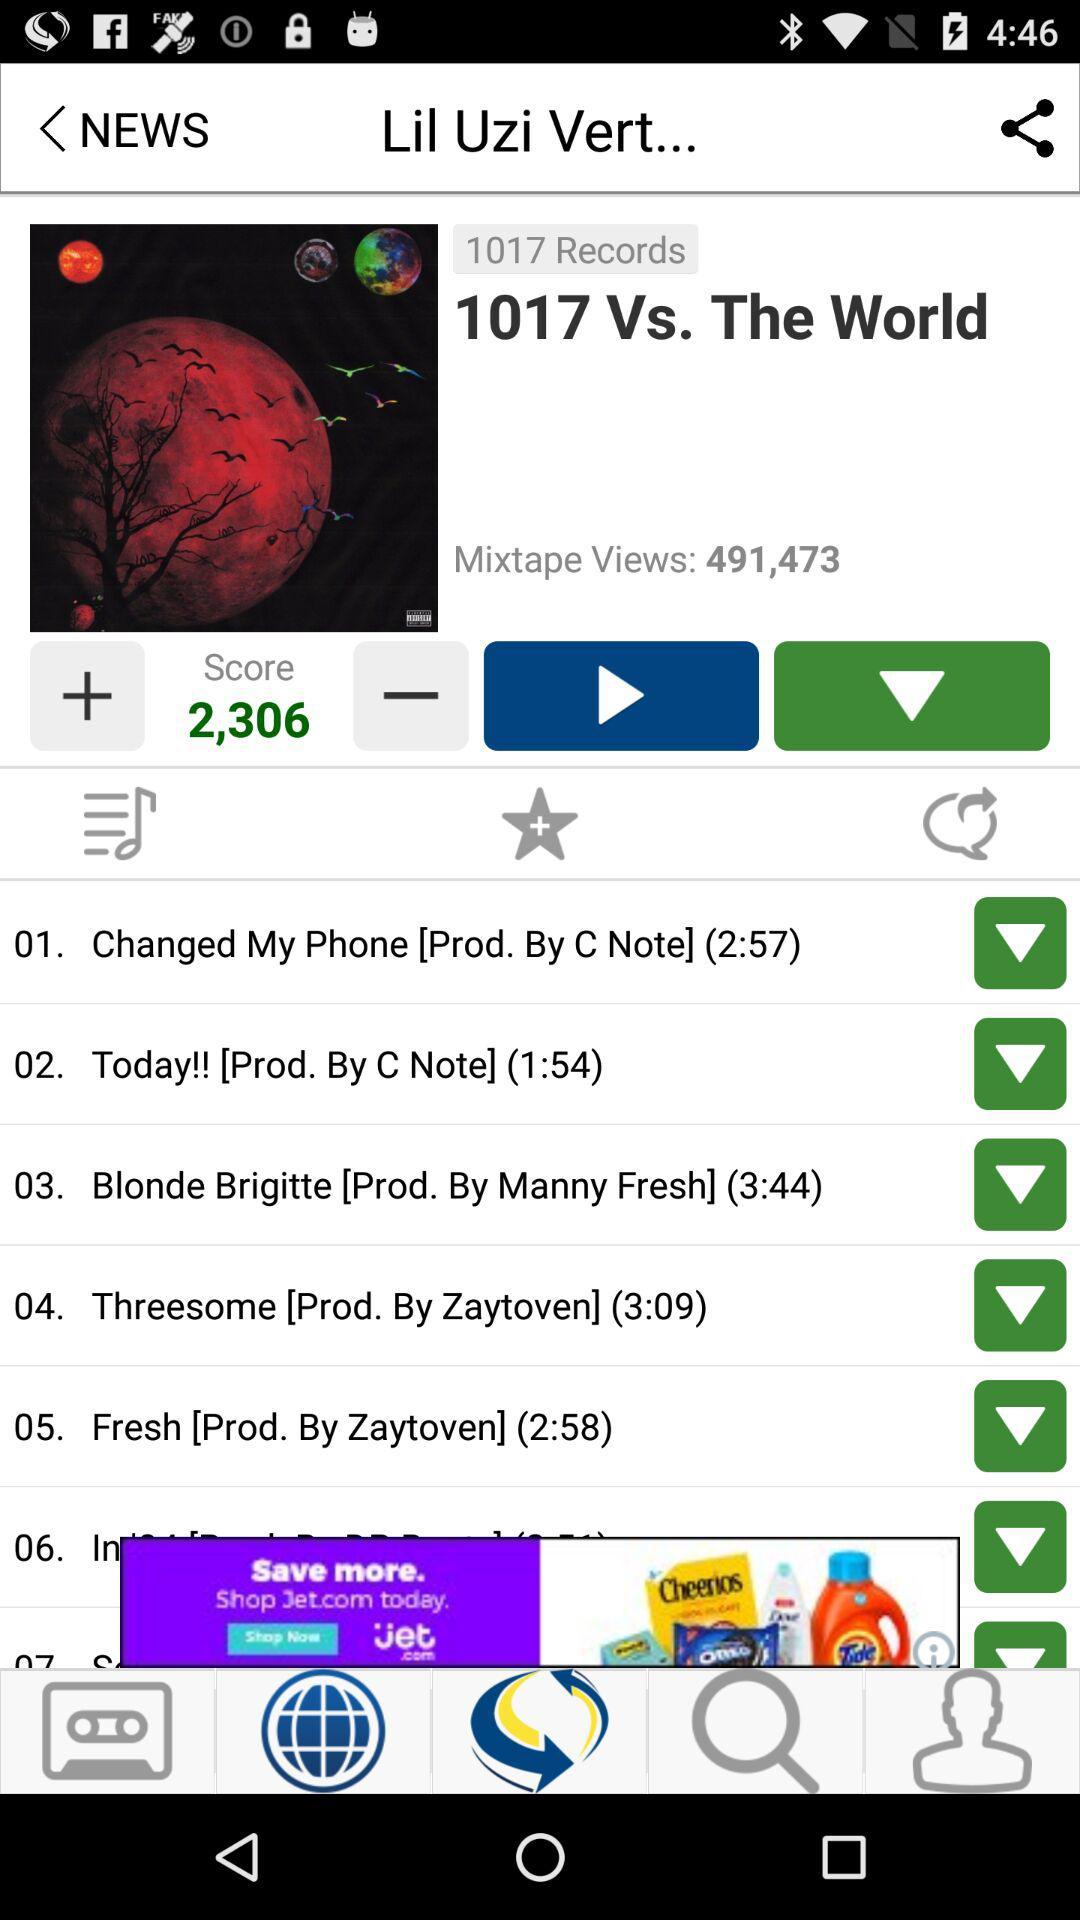 This screenshot has height=1920, width=1080. I want to click on arrow down for next, so click(1020, 1545).